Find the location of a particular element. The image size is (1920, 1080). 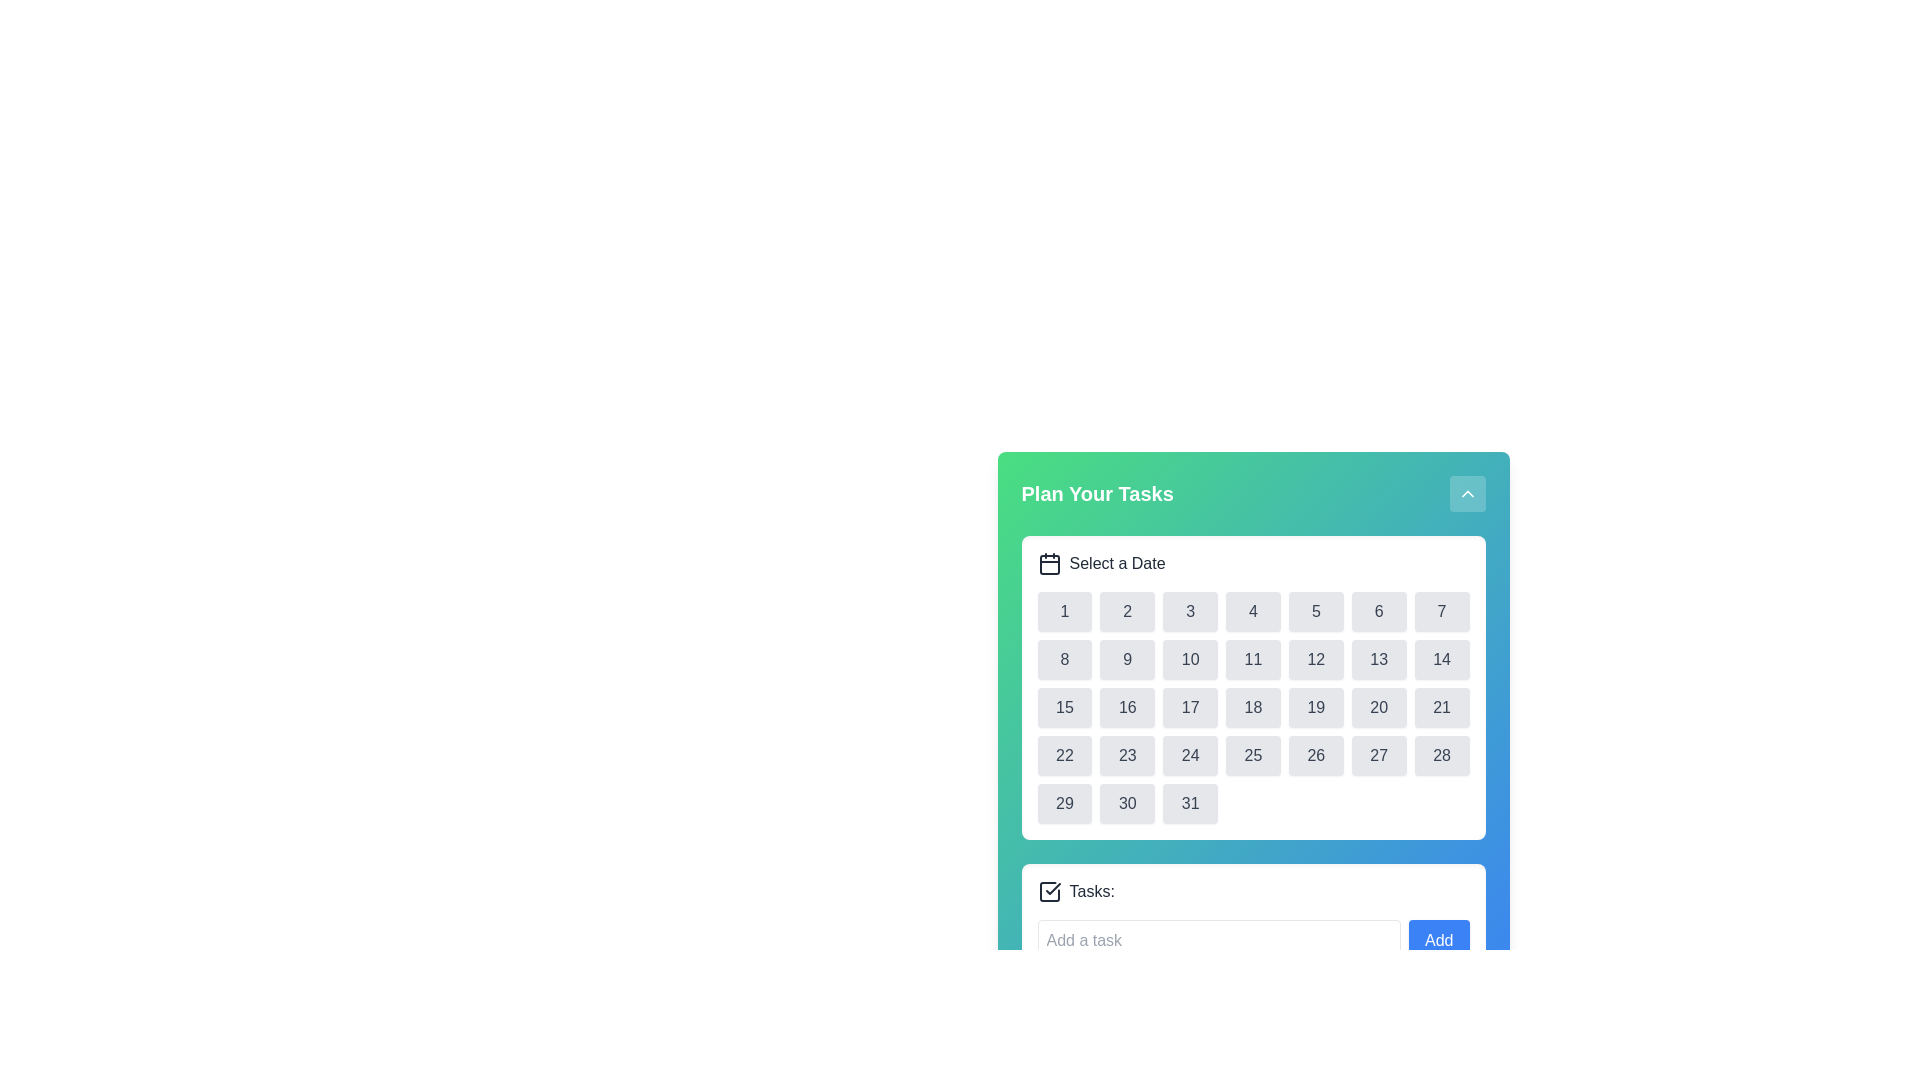

the button representing the 31st day is located at coordinates (1190, 802).